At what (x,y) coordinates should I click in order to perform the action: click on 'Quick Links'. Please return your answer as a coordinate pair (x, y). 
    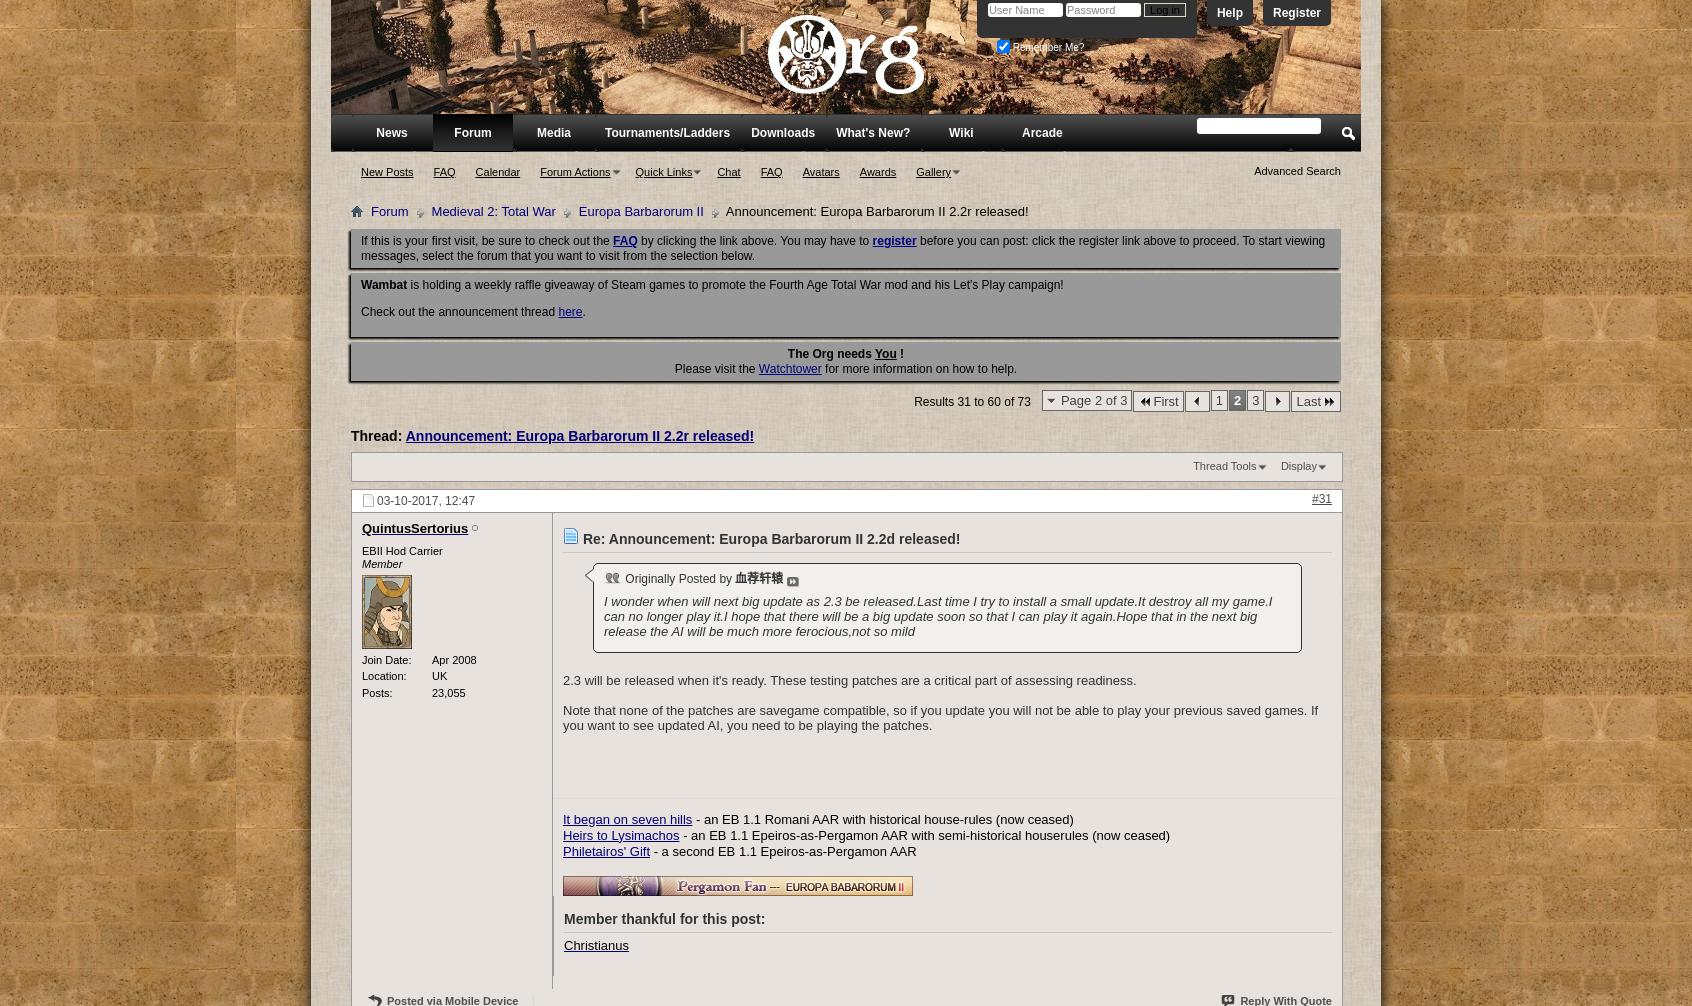
    Looking at the image, I should click on (663, 172).